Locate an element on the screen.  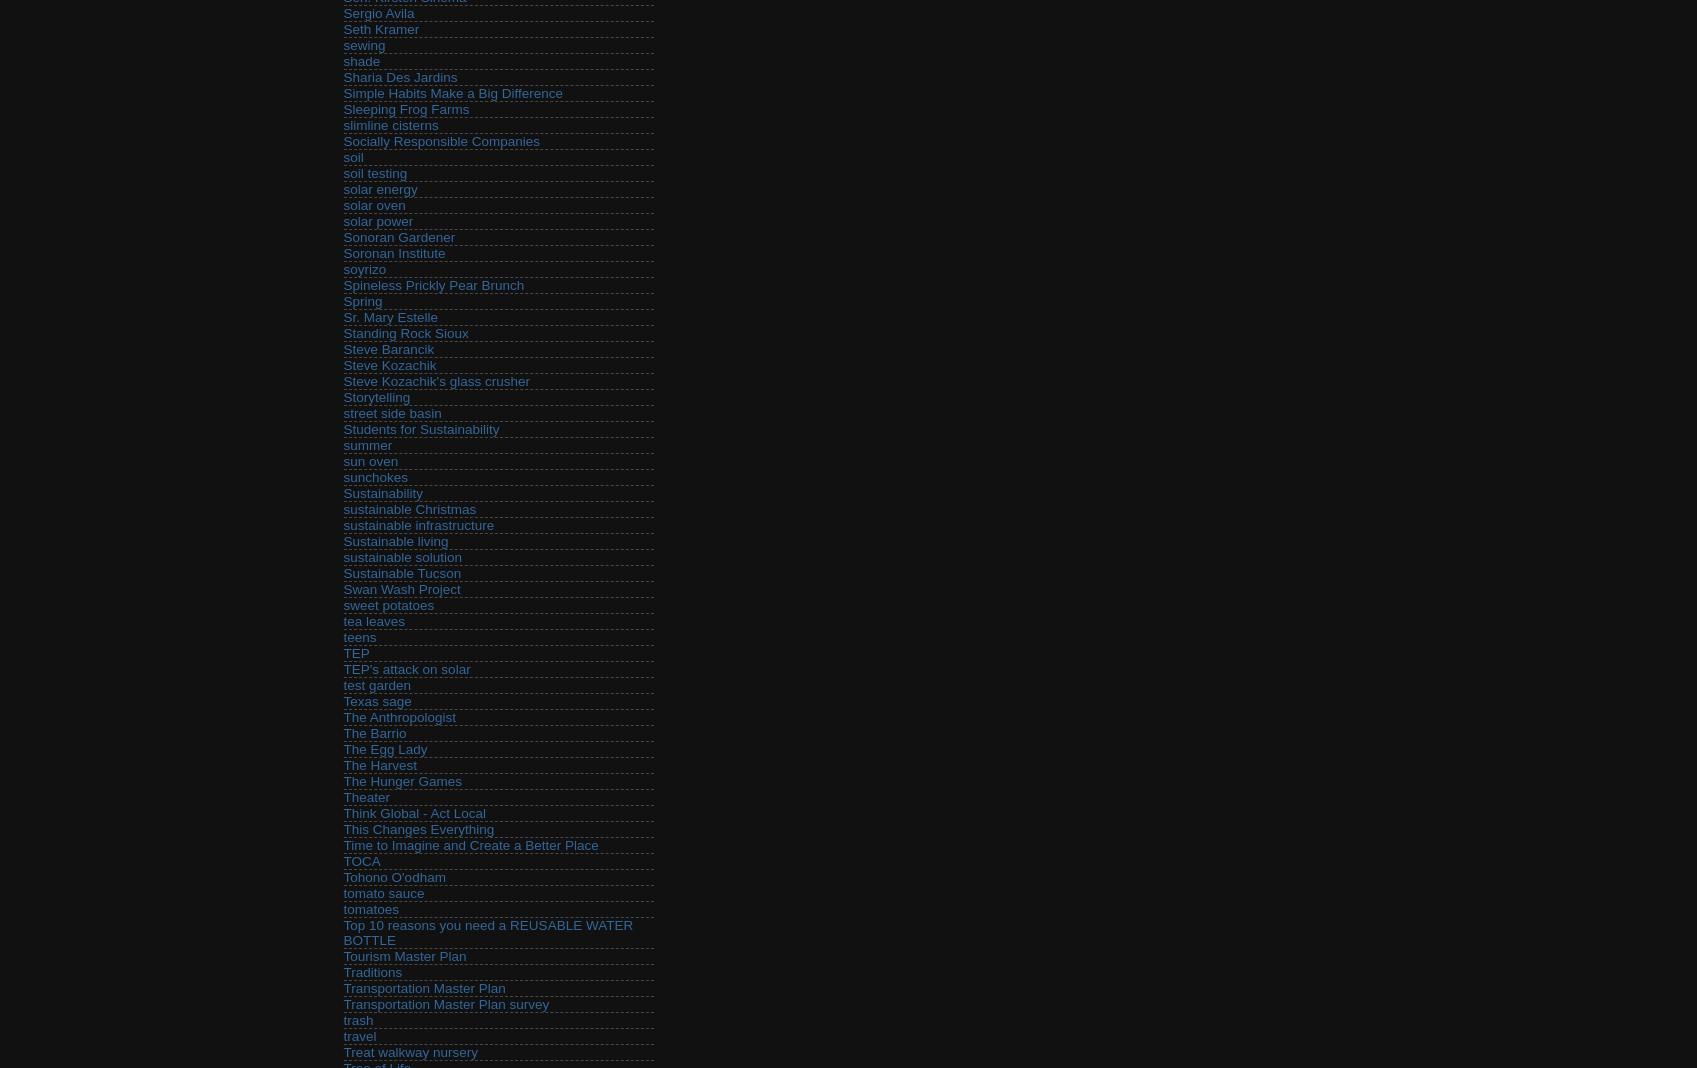
'soyrizo' is located at coordinates (364, 268).